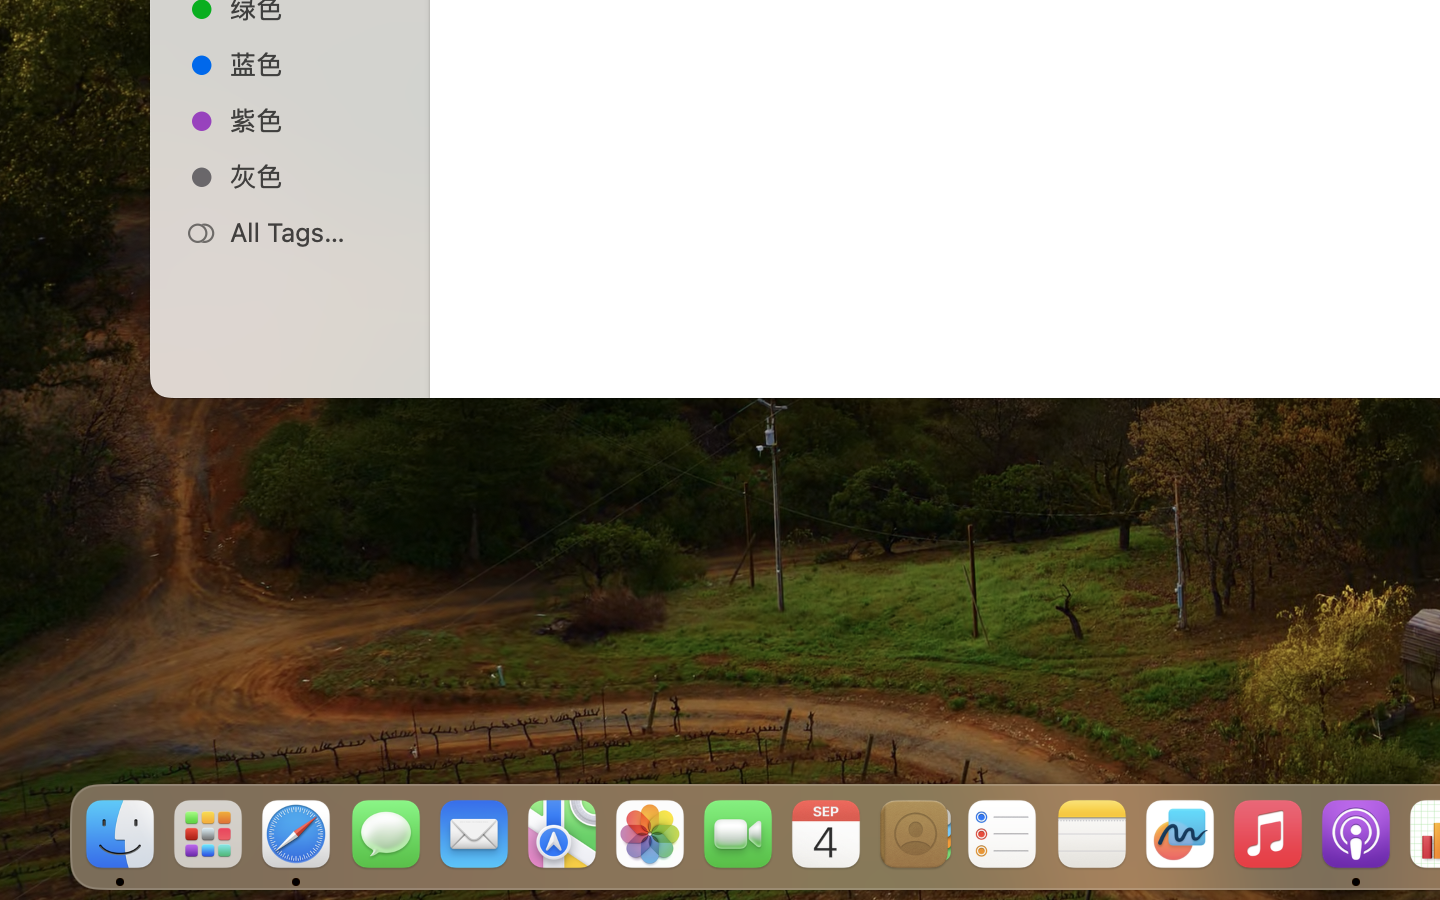 This screenshot has height=900, width=1440. I want to click on '蓝色', so click(311, 62).